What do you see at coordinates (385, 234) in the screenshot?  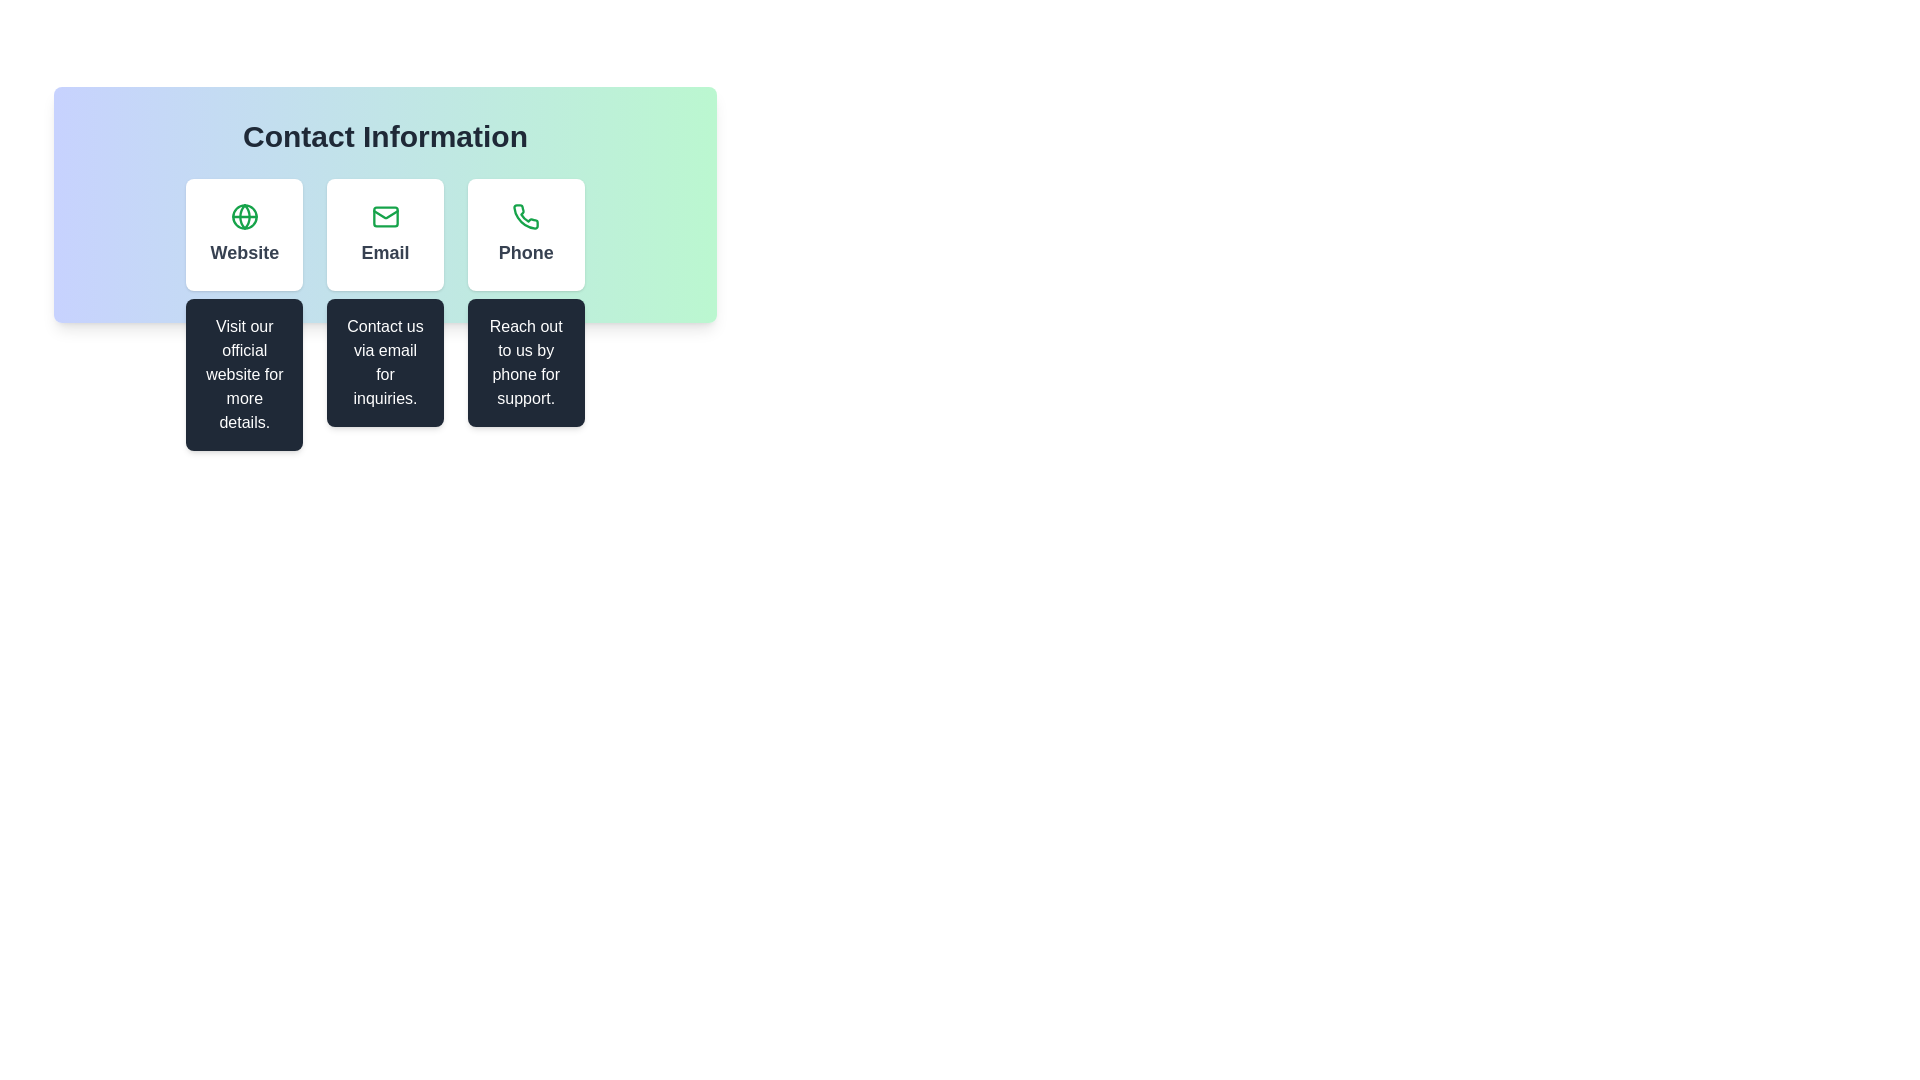 I see `displayed information on the middle card-style UI component for email contact located in the 'Contact Information' section` at bounding box center [385, 234].